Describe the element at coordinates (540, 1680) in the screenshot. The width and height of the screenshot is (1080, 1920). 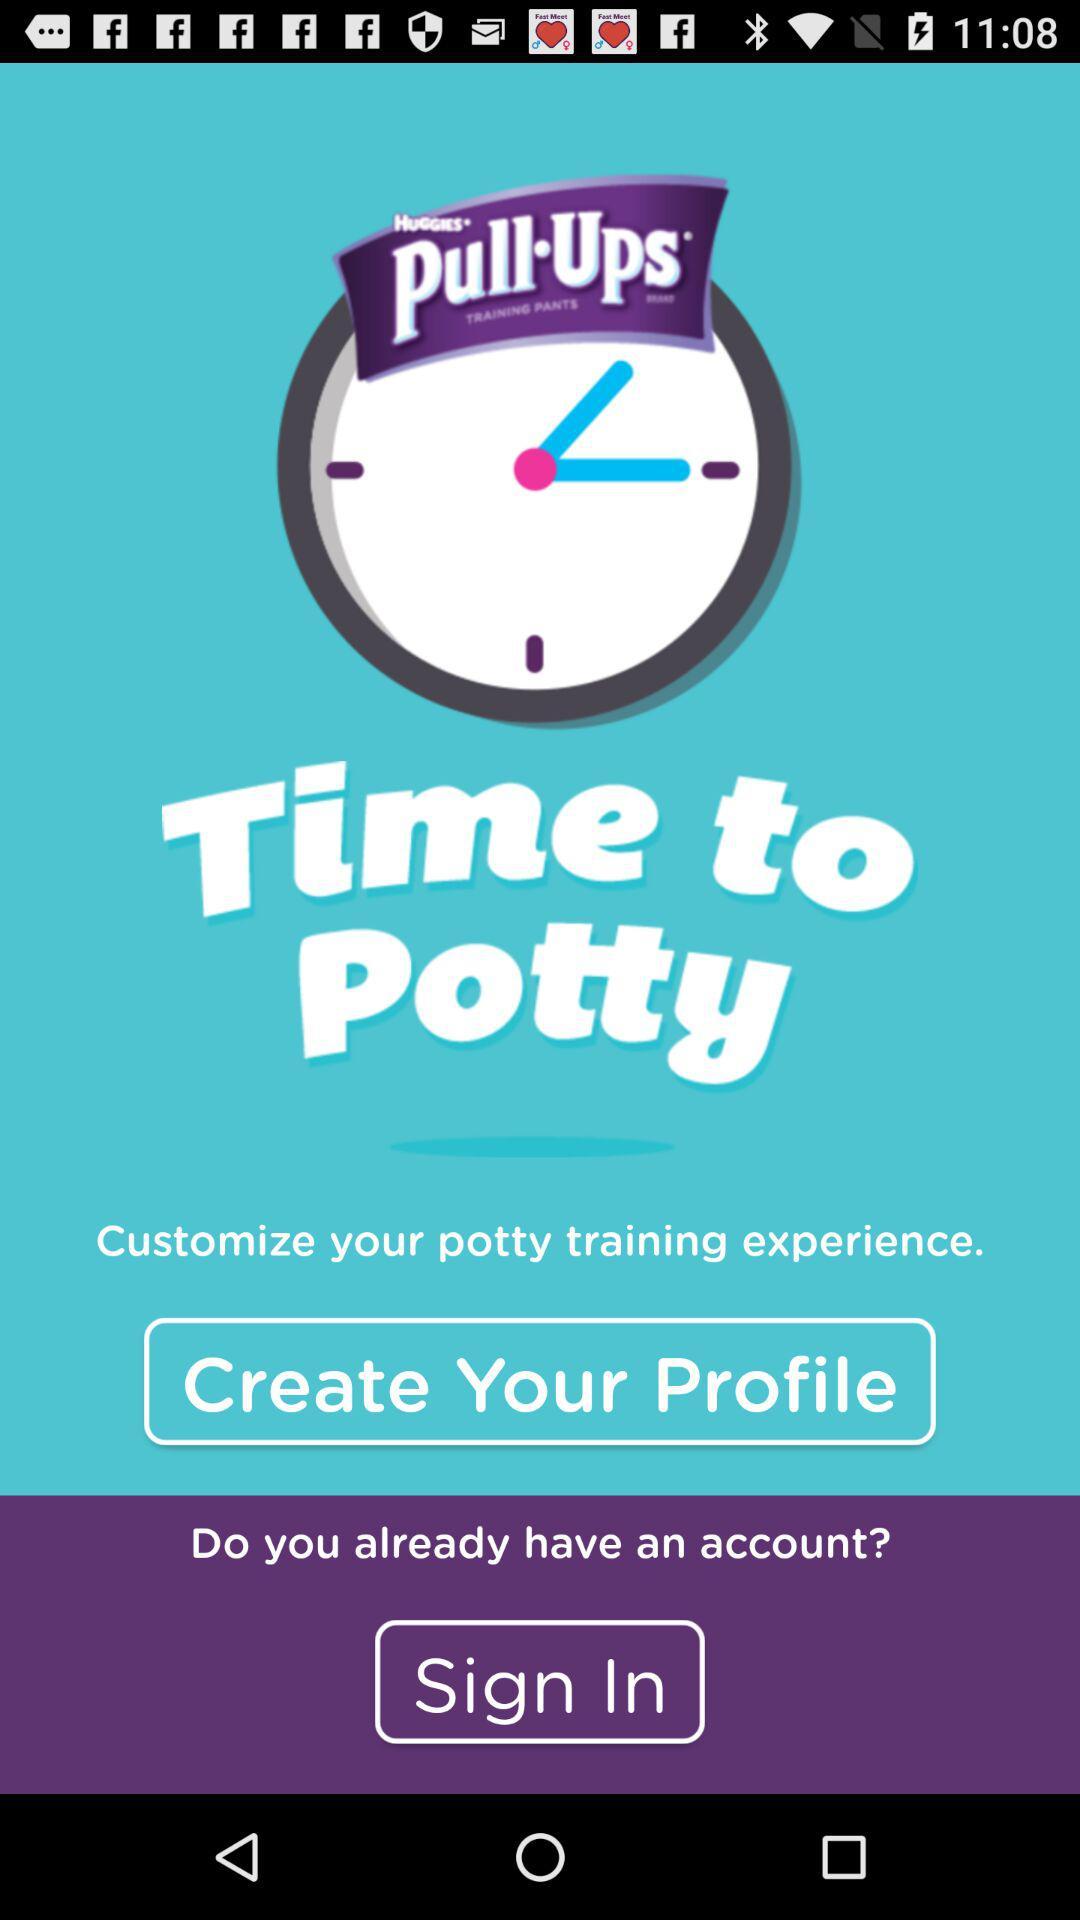
I see `the sign in icon` at that location.